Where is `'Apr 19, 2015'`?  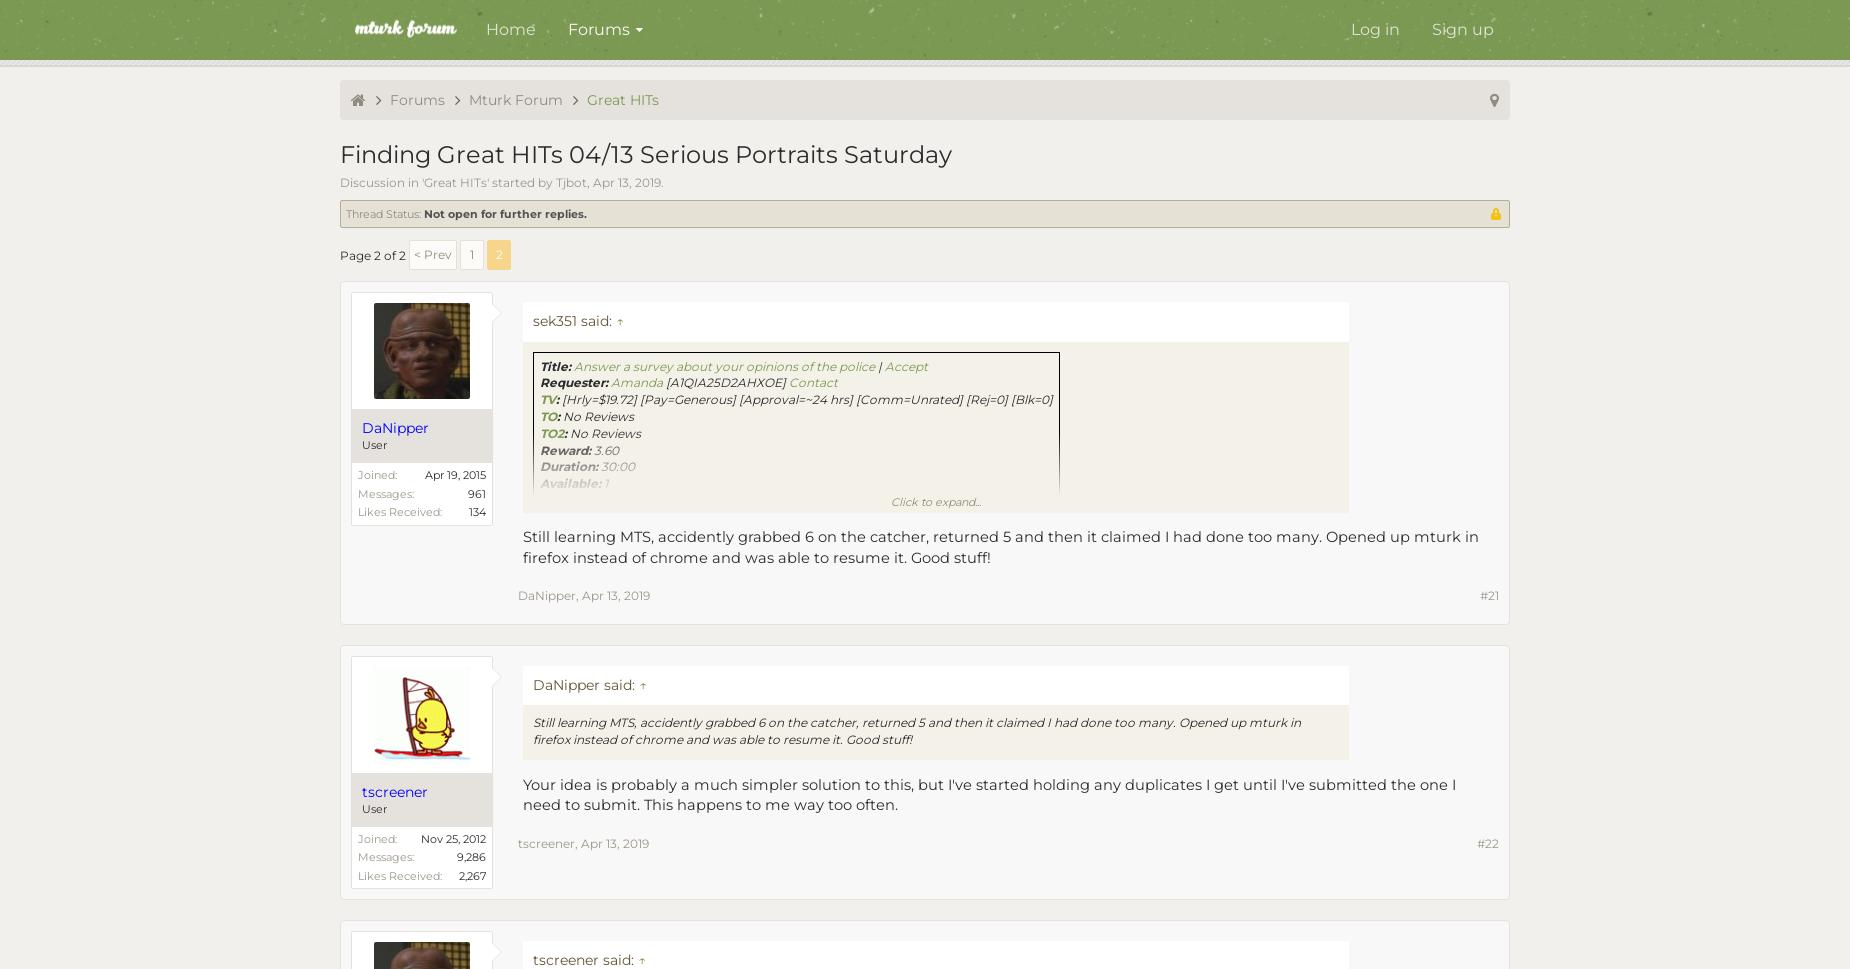
'Apr 19, 2015' is located at coordinates (423, 475).